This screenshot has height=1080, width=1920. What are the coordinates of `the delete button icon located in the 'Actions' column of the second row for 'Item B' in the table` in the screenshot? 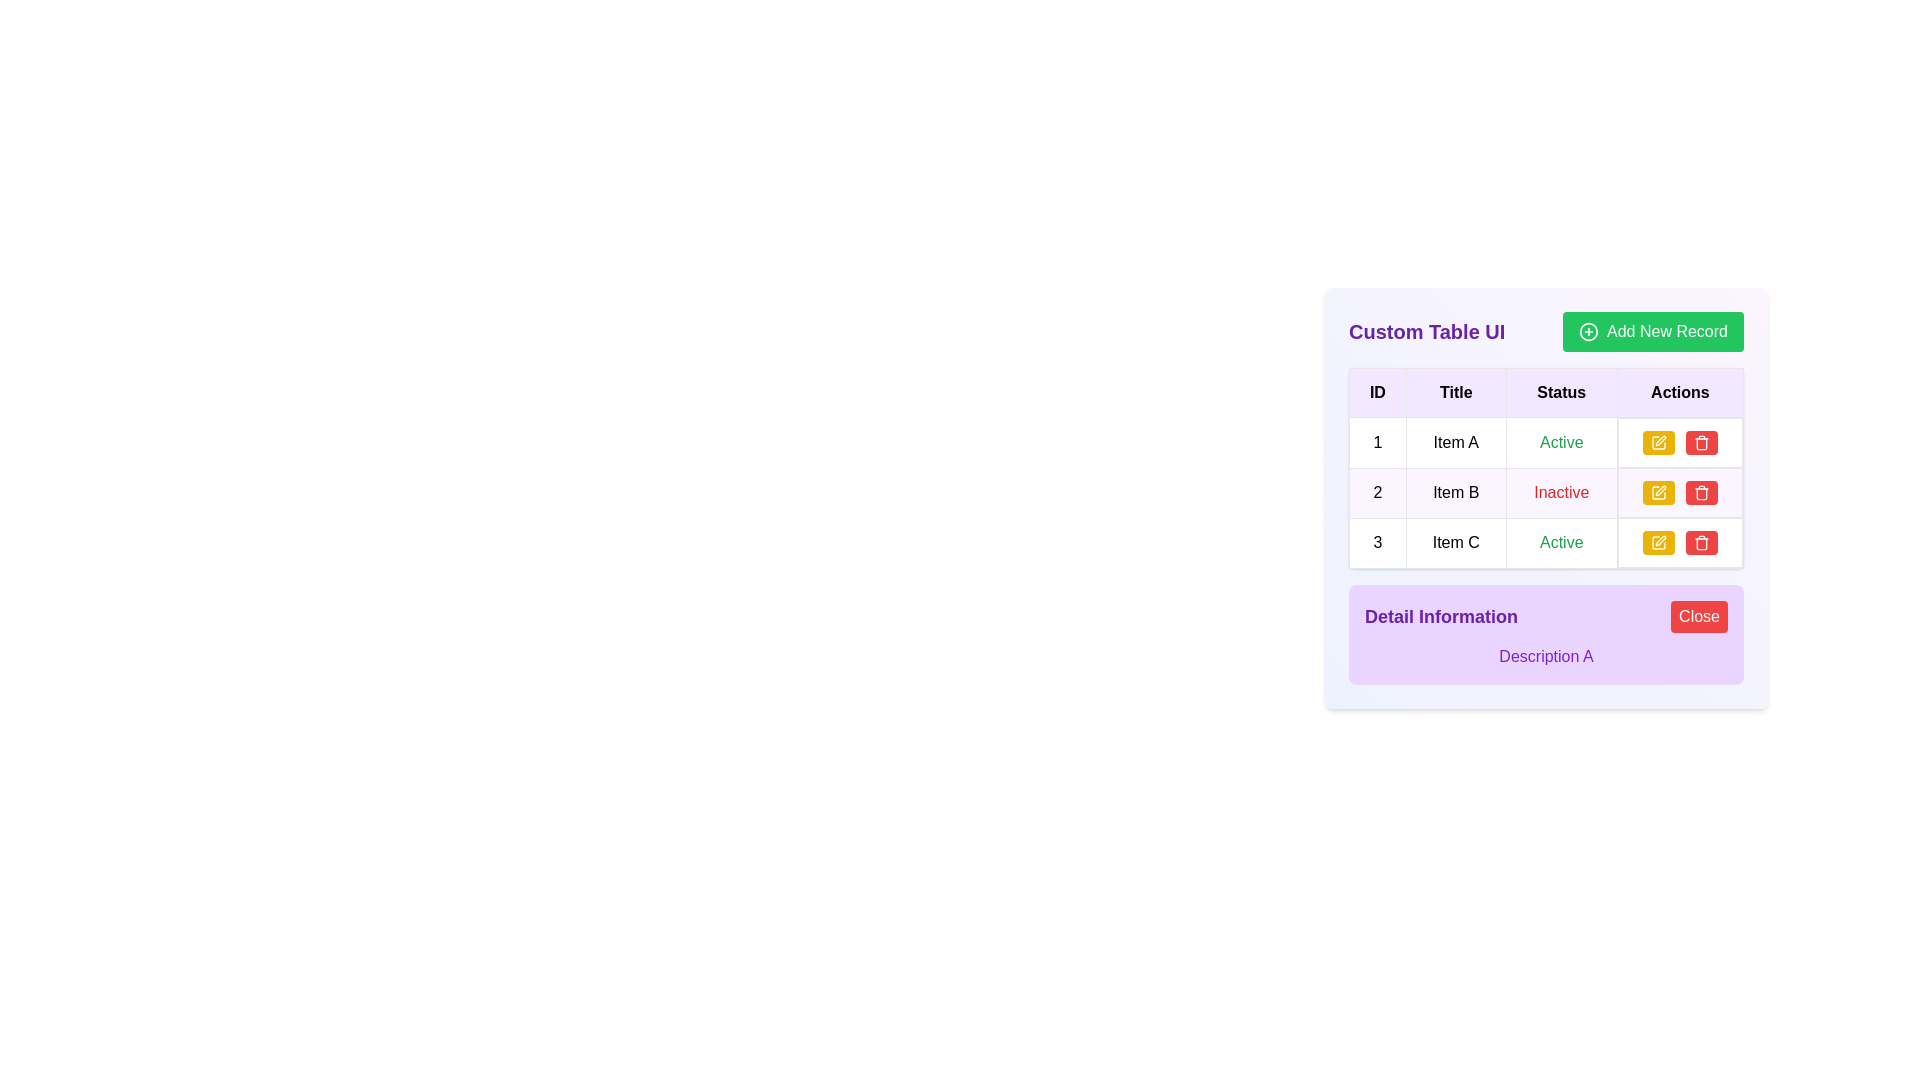 It's located at (1701, 493).